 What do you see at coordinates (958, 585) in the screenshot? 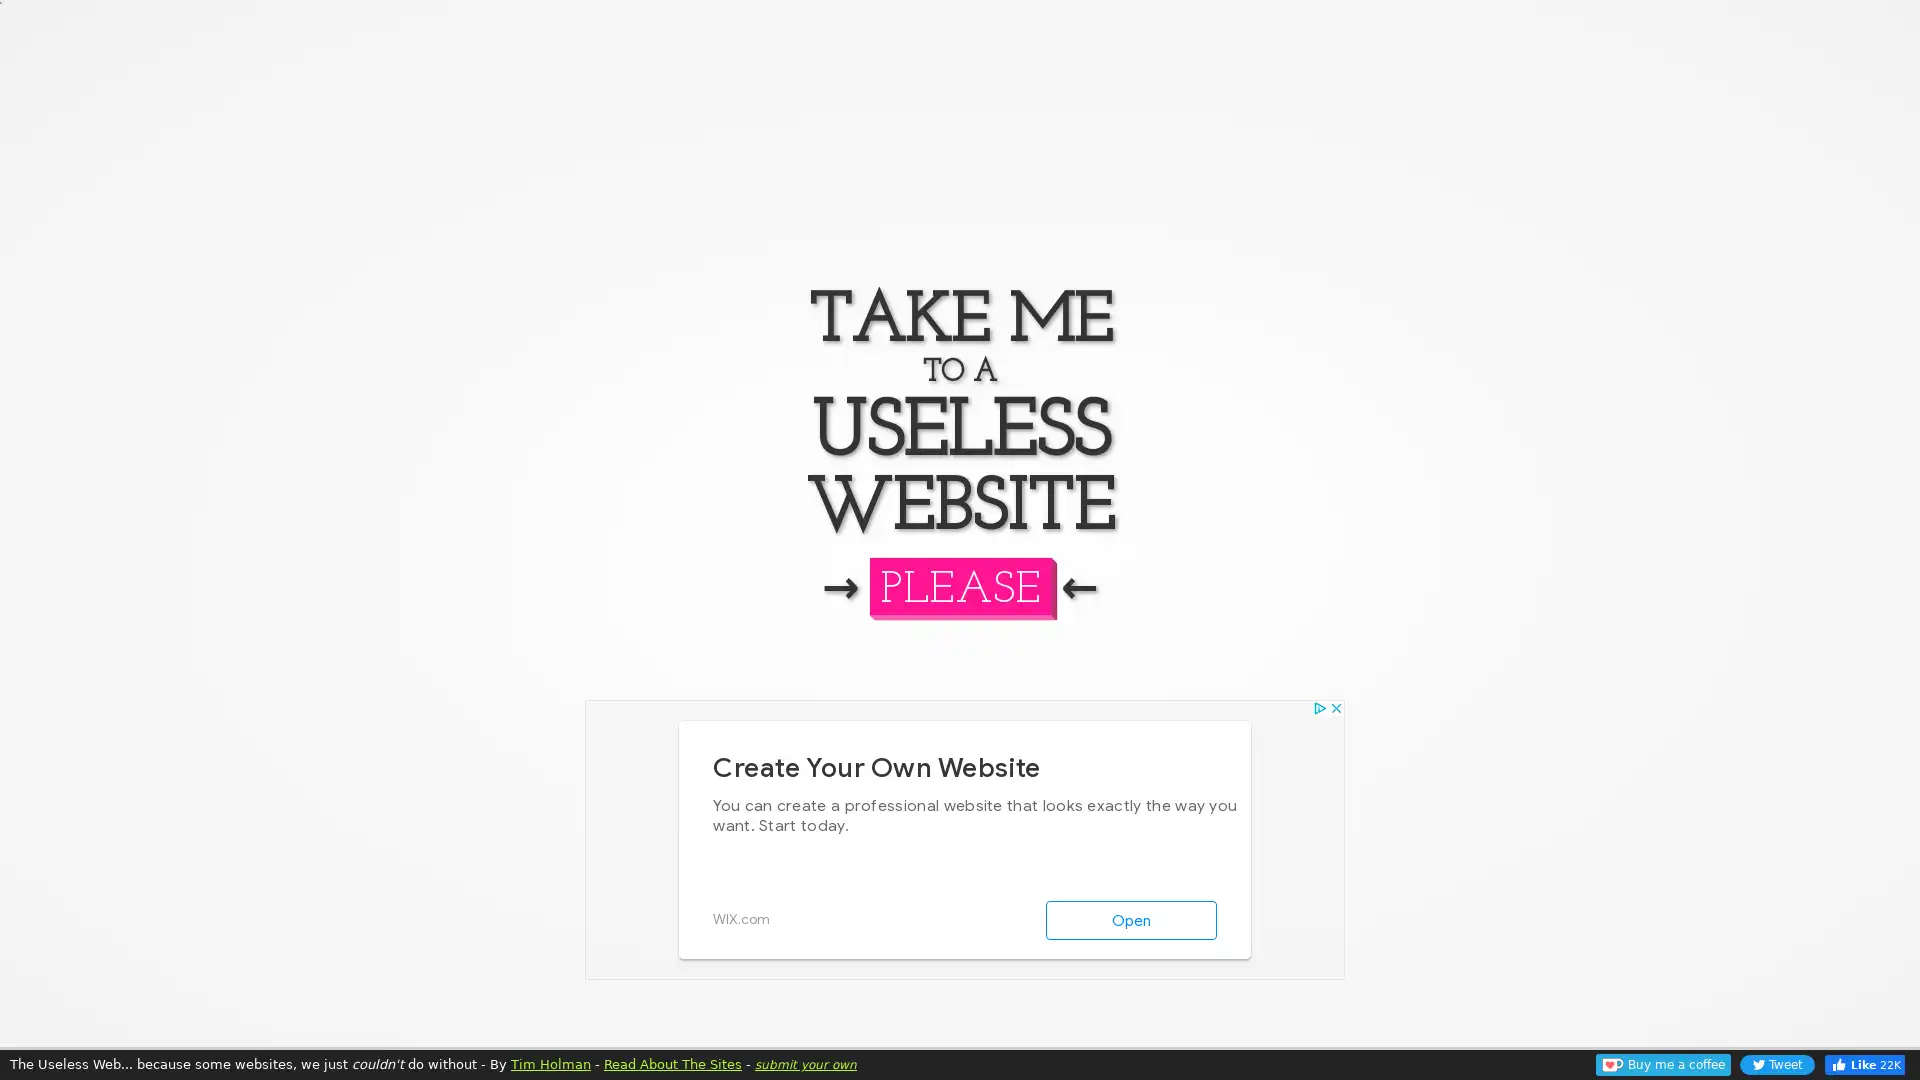
I see `PLEASE` at bounding box center [958, 585].